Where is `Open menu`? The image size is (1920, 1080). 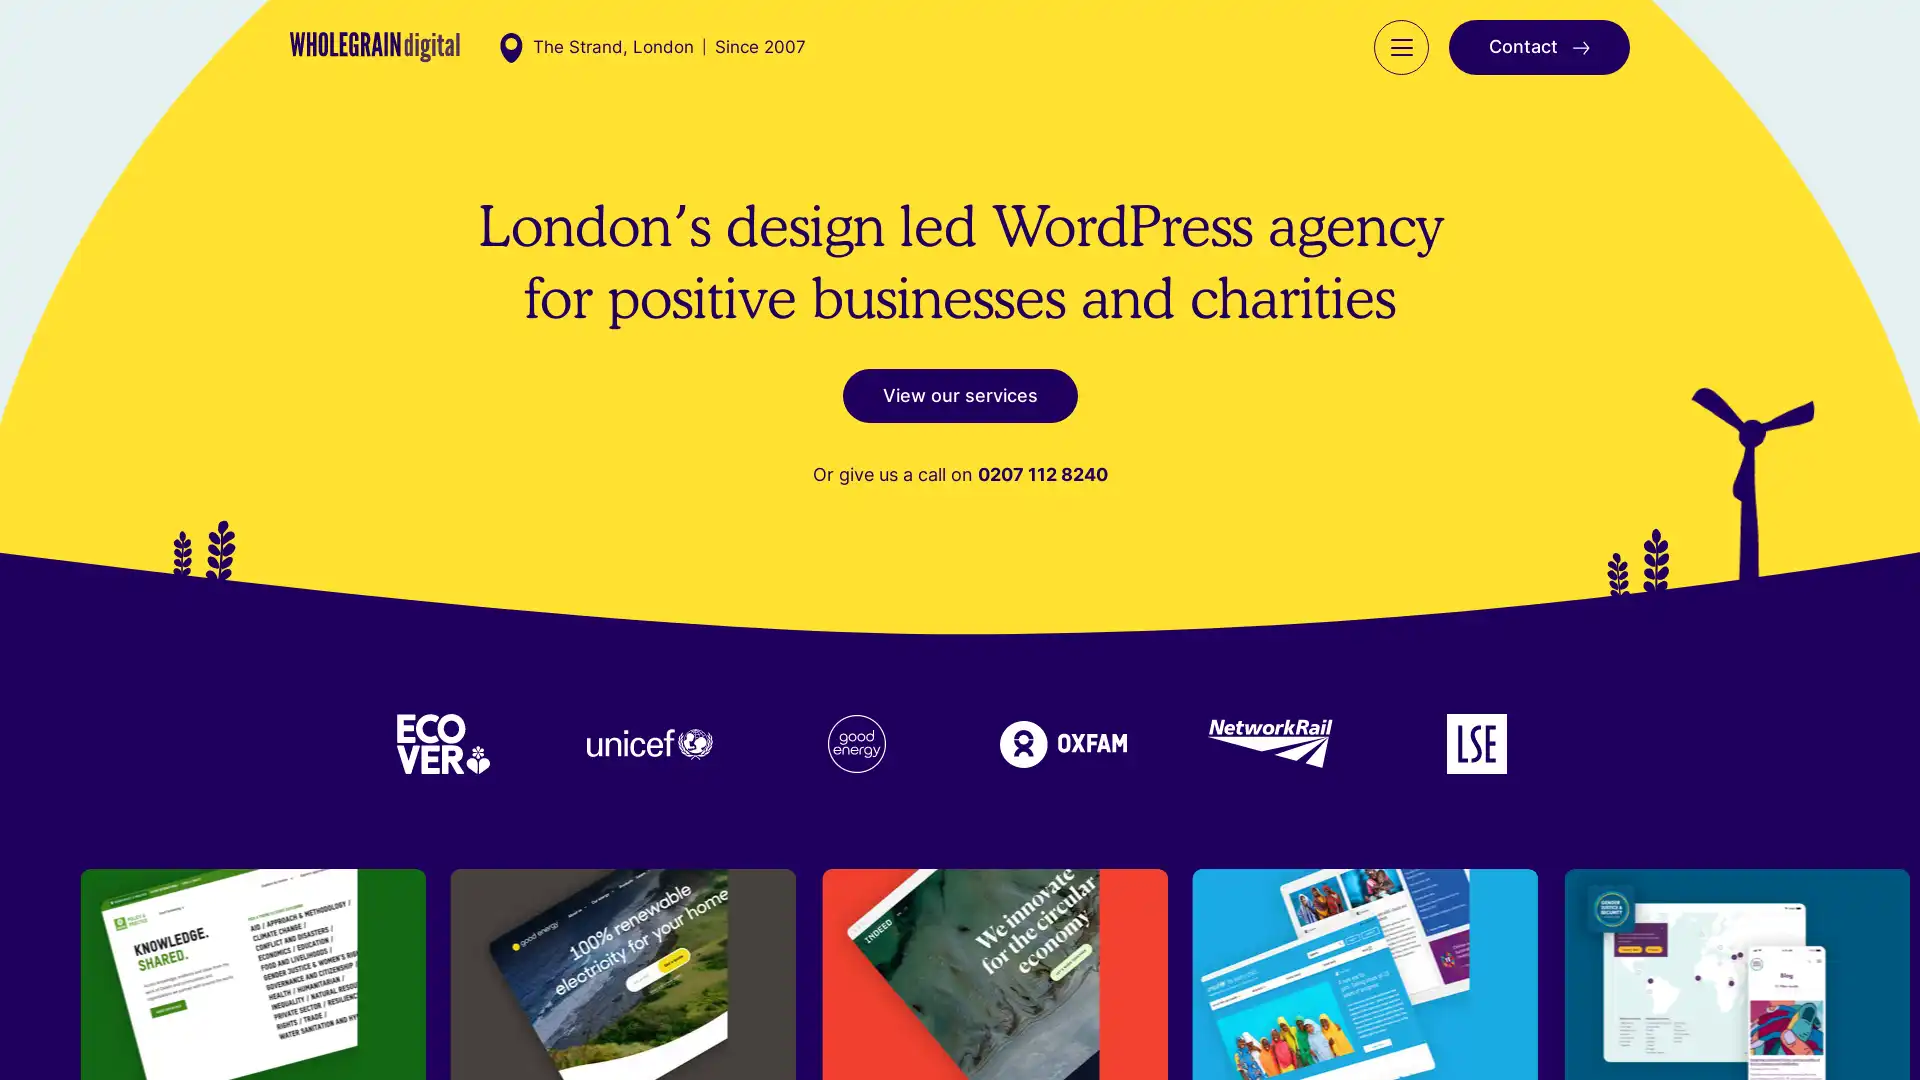
Open menu is located at coordinates (1400, 66).